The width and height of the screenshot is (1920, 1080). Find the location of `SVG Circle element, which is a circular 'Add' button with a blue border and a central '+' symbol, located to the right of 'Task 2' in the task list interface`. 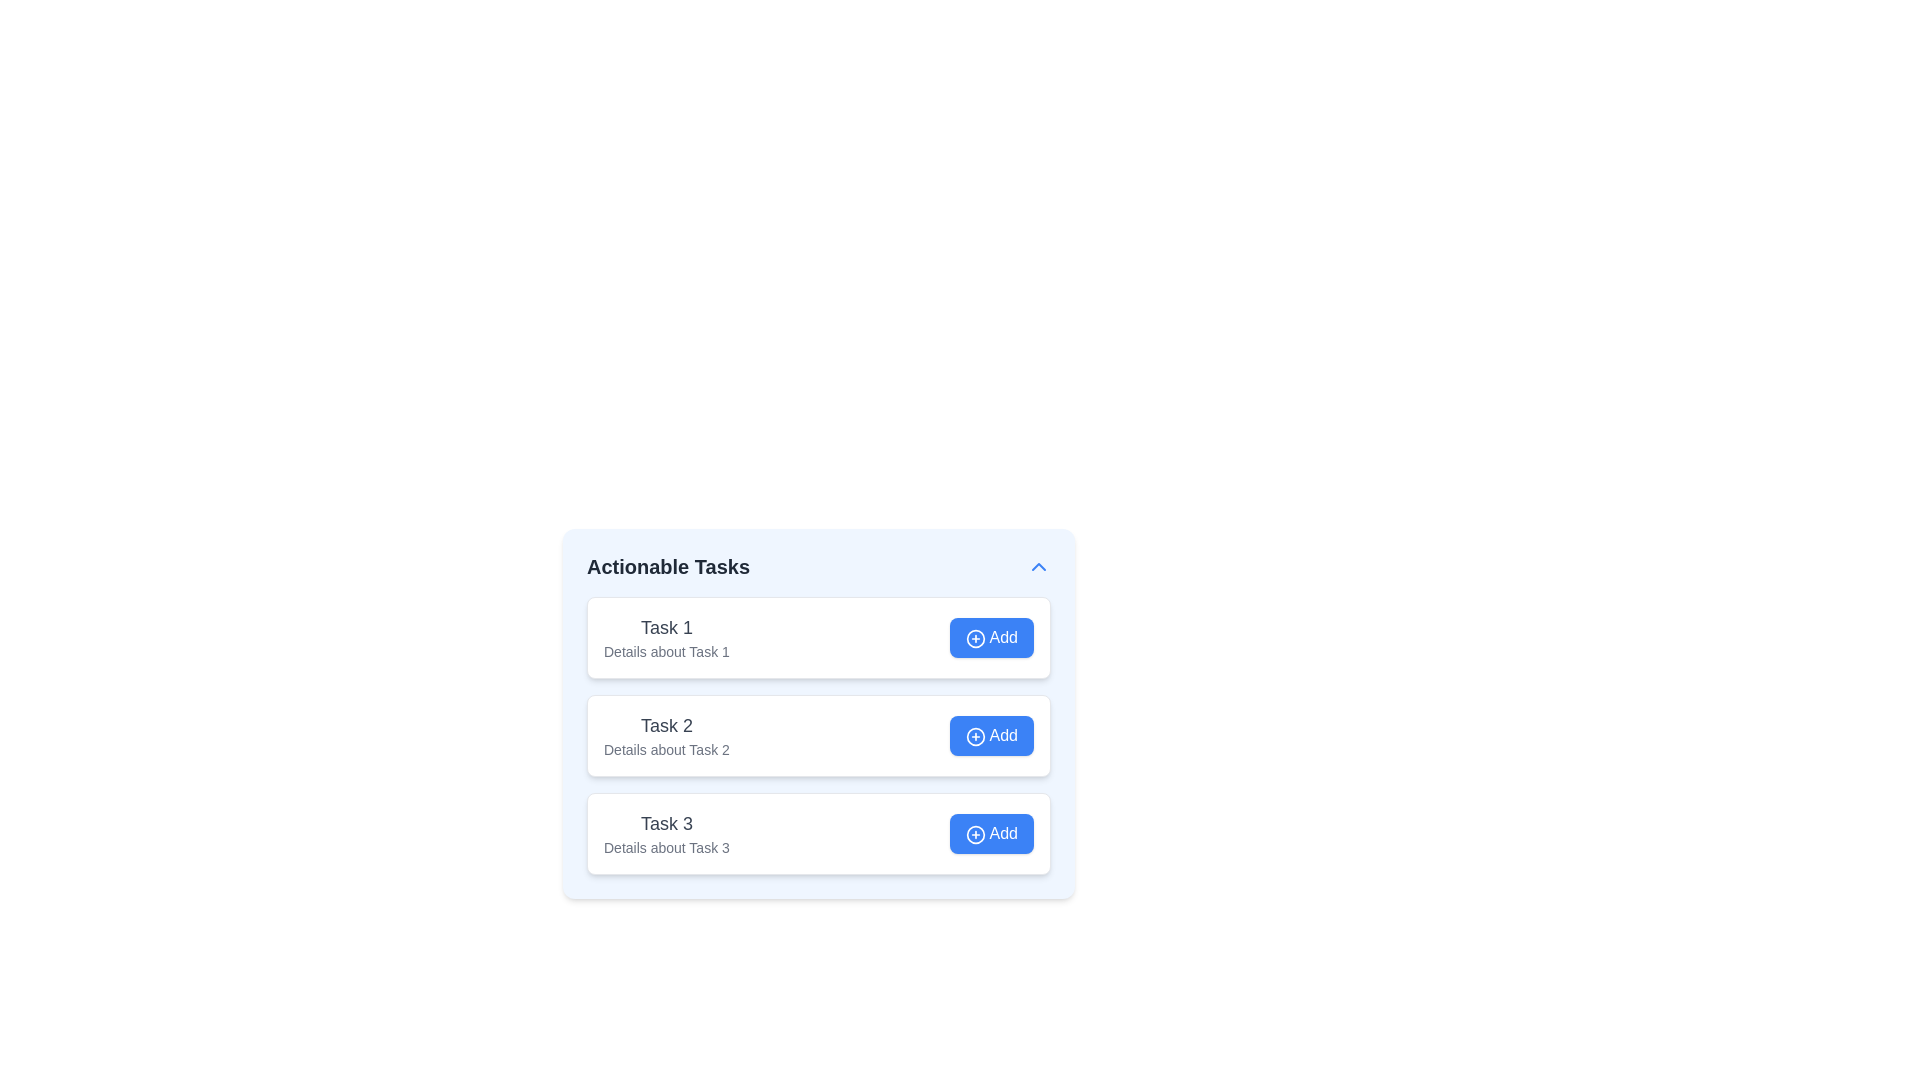

SVG Circle element, which is a circular 'Add' button with a blue border and a central '+' symbol, located to the right of 'Task 2' in the task list interface is located at coordinates (975, 736).